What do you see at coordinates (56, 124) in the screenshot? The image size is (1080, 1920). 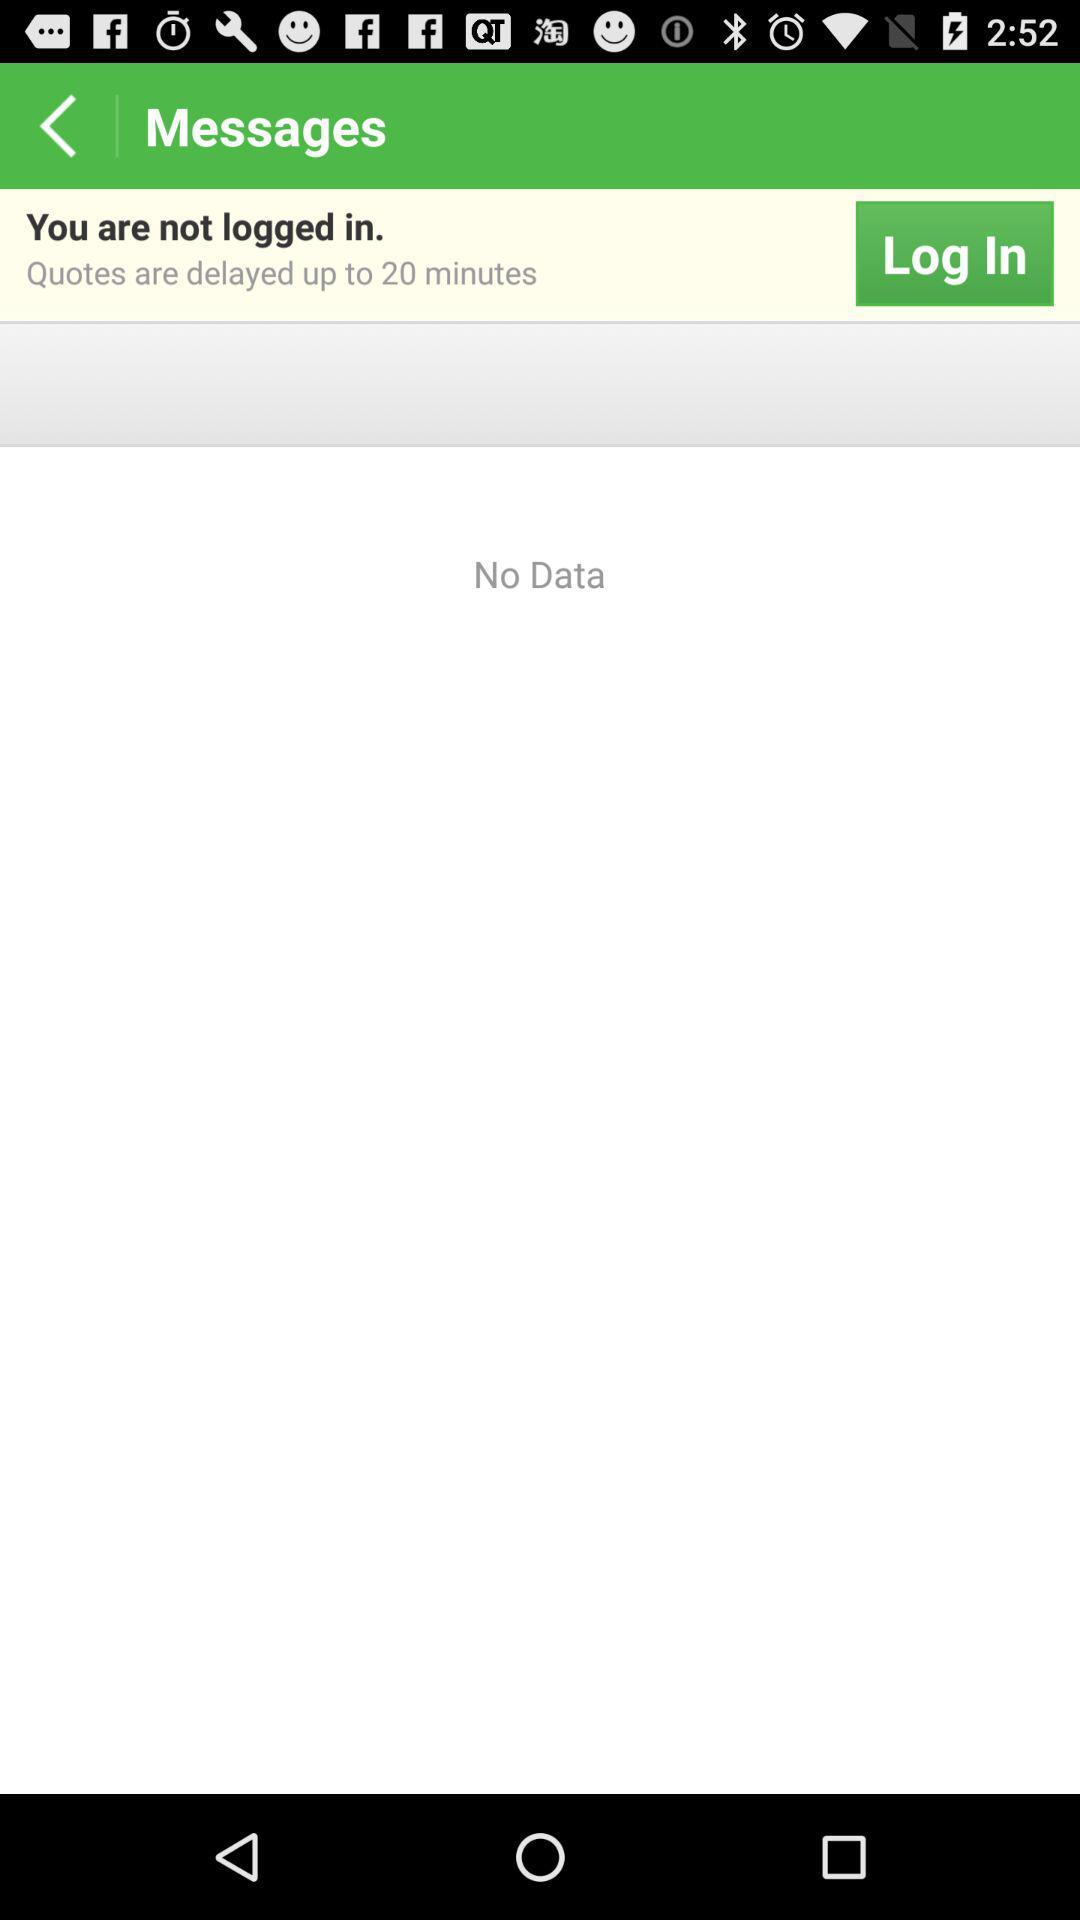 I see `item to the left of the messages item` at bounding box center [56, 124].